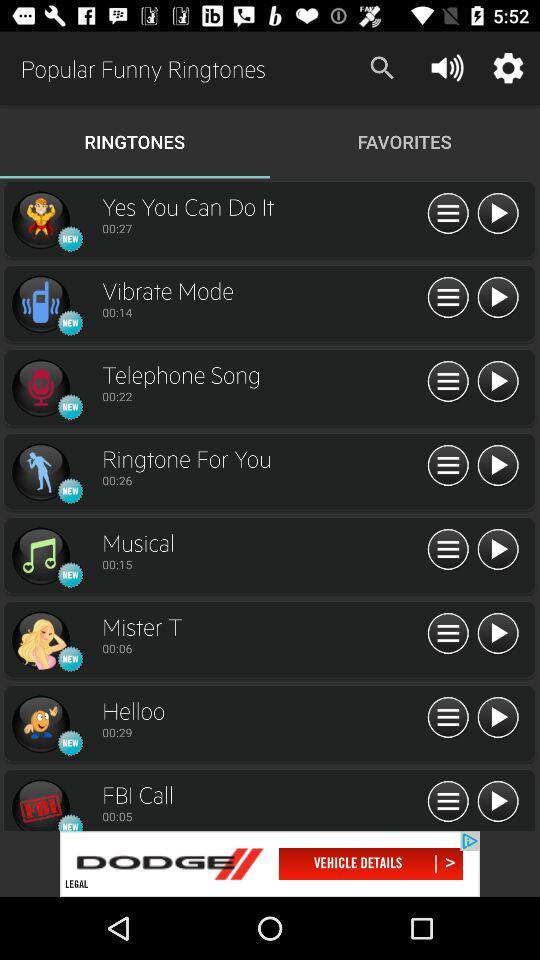  Describe the element at coordinates (496, 297) in the screenshot. I see `the vibrate mode ringtone` at that location.